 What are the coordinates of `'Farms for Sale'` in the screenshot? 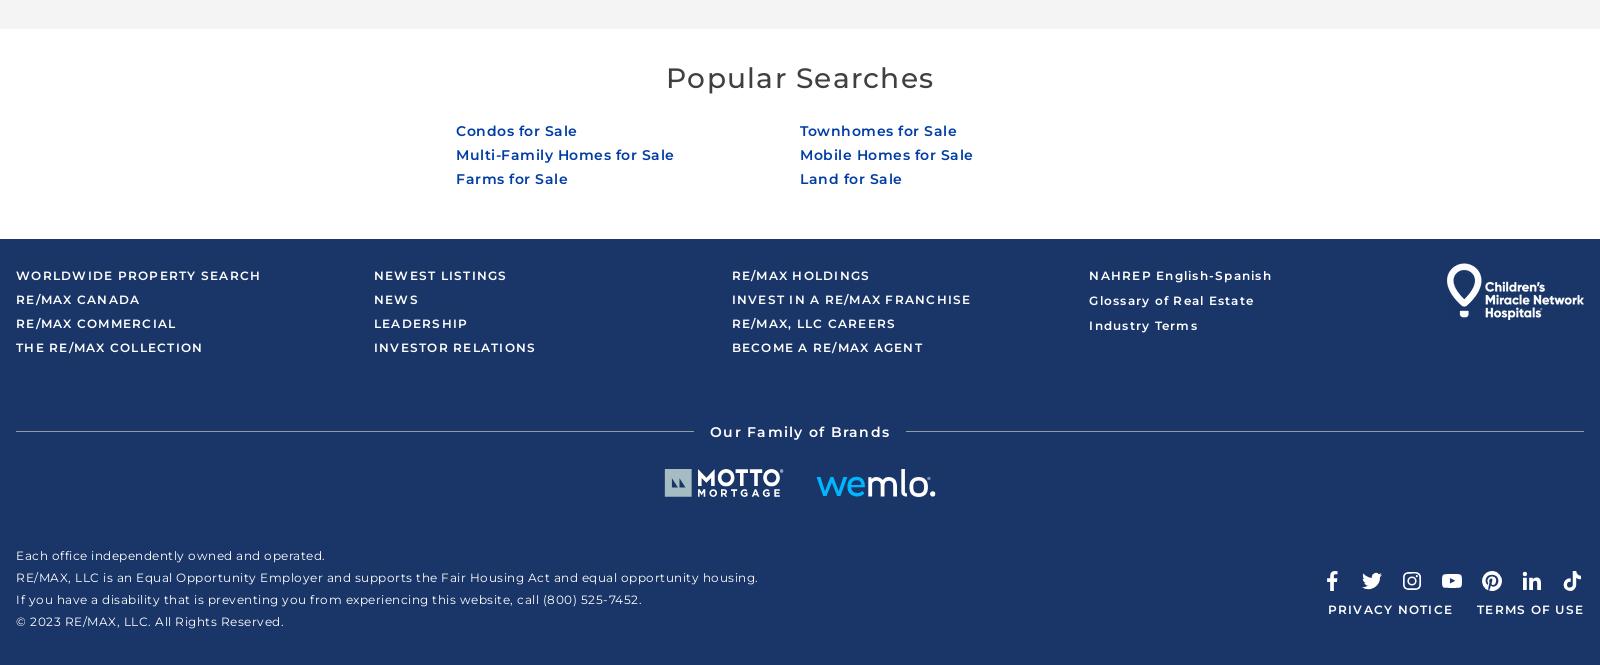 It's located at (511, 178).